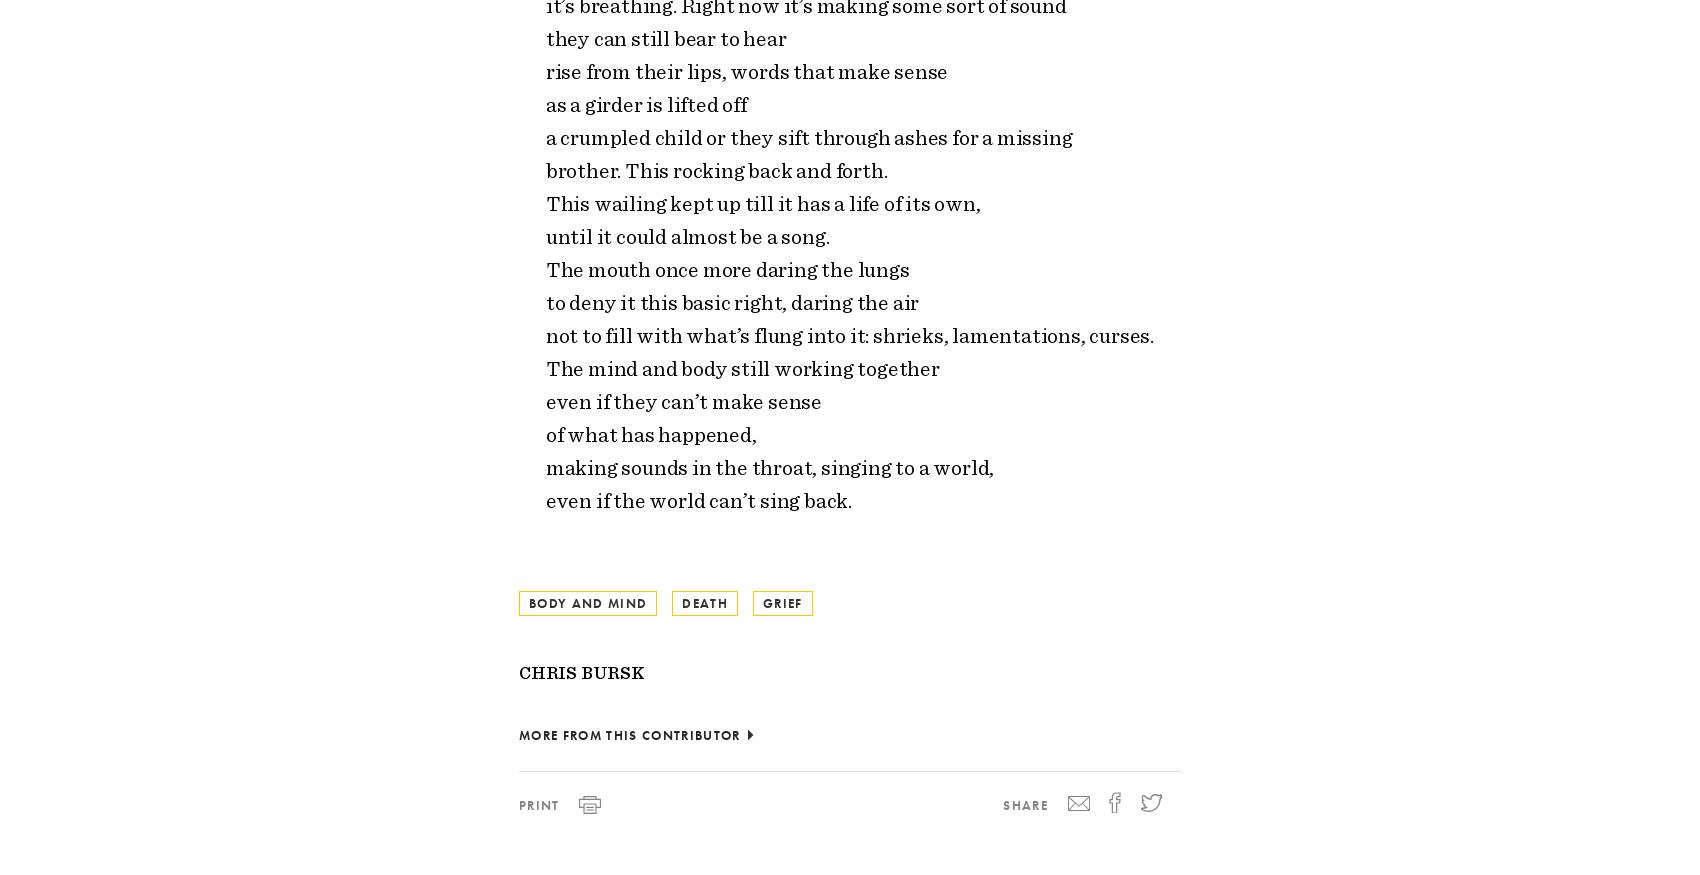  Describe the element at coordinates (807, 136) in the screenshot. I see `'a crumpled child or they sift through ashes for a missing'` at that location.